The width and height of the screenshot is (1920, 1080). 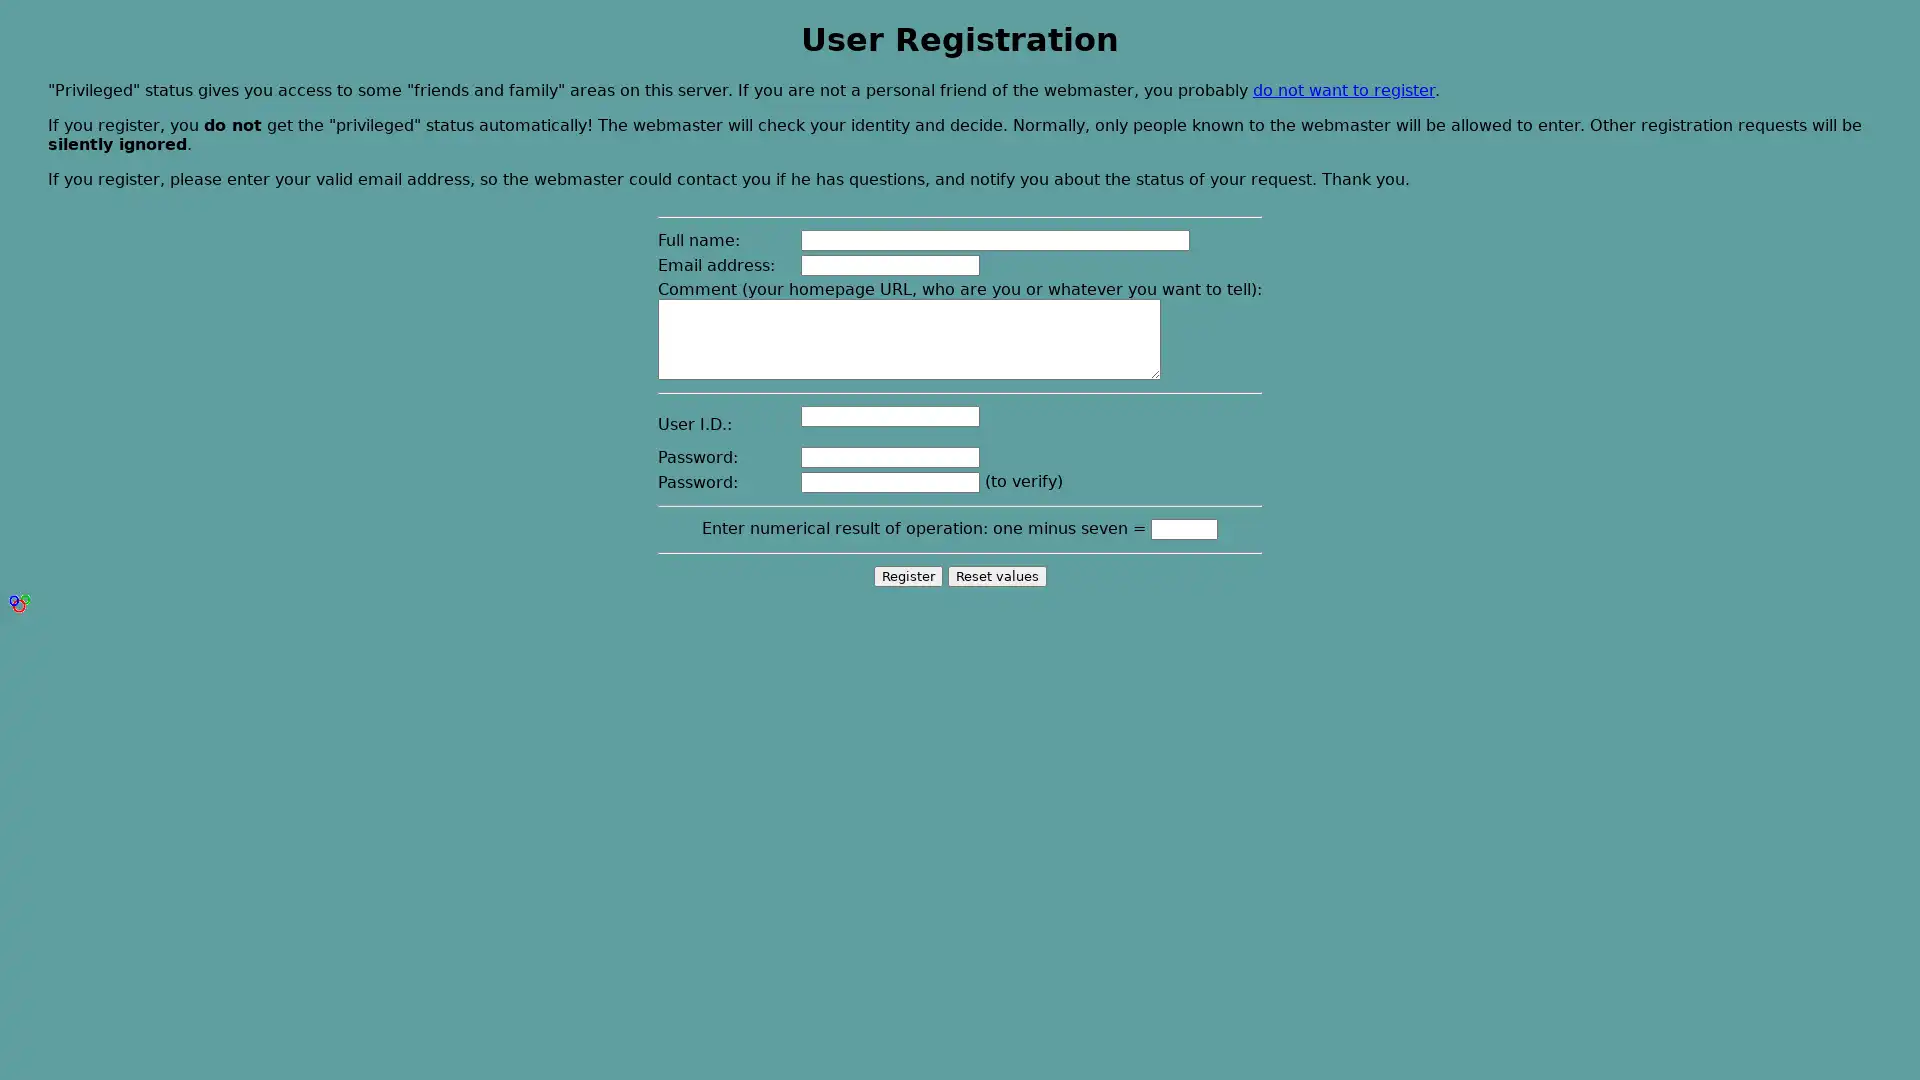 I want to click on Reset values, so click(x=996, y=575).